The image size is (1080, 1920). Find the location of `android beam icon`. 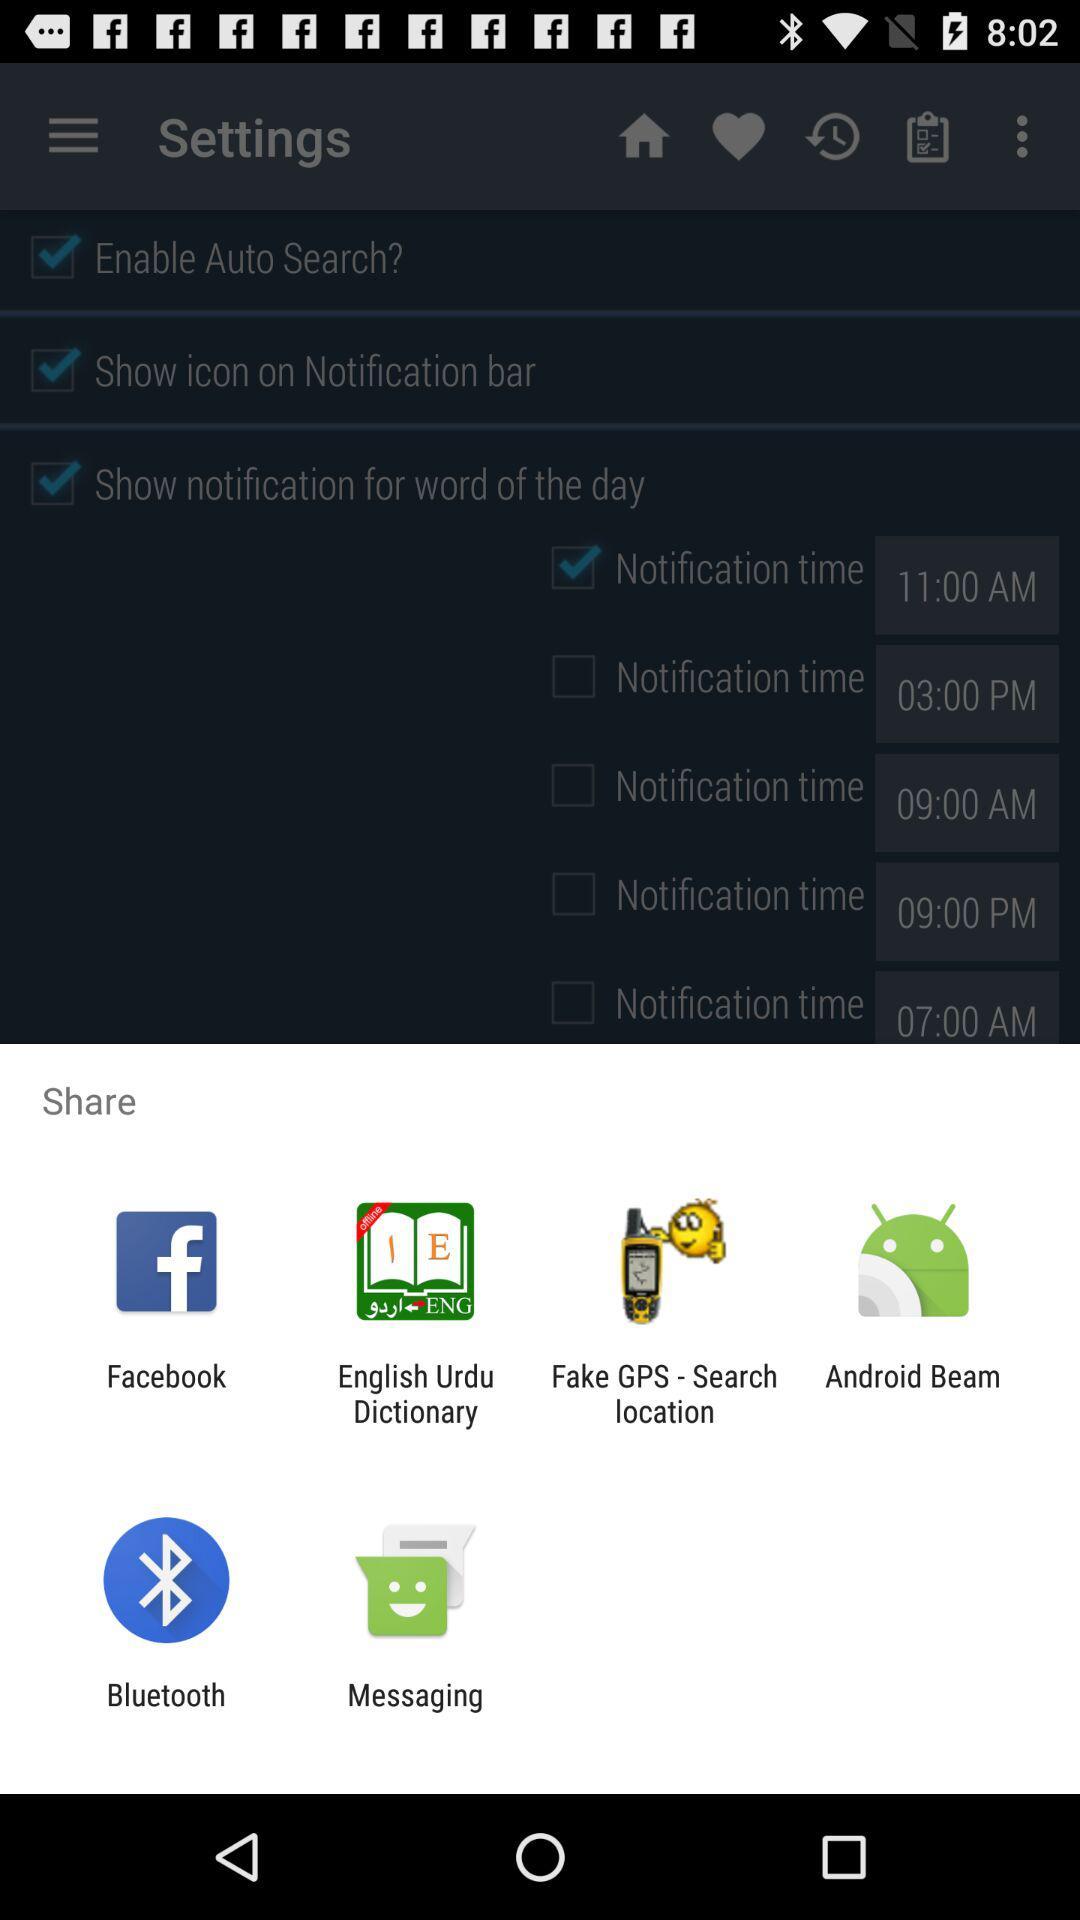

android beam icon is located at coordinates (913, 1392).